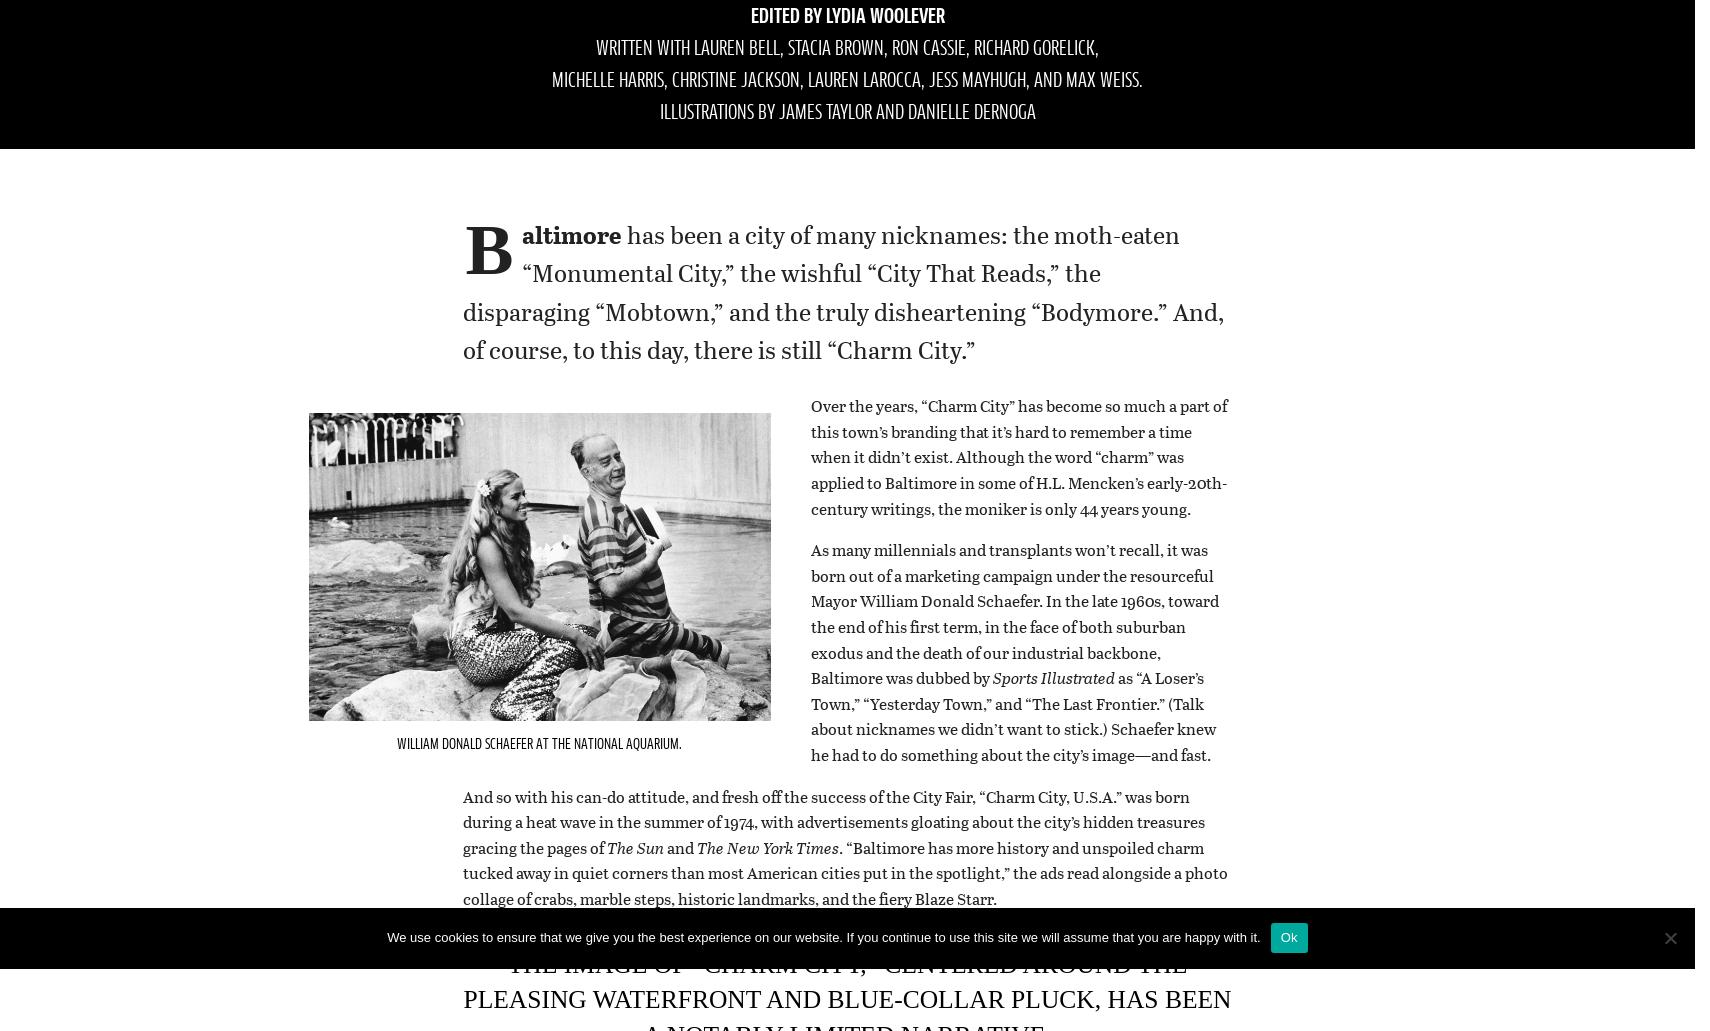  What do you see at coordinates (606, 846) in the screenshot?
I see `'The Sun'` at bounding box center [606, 846].